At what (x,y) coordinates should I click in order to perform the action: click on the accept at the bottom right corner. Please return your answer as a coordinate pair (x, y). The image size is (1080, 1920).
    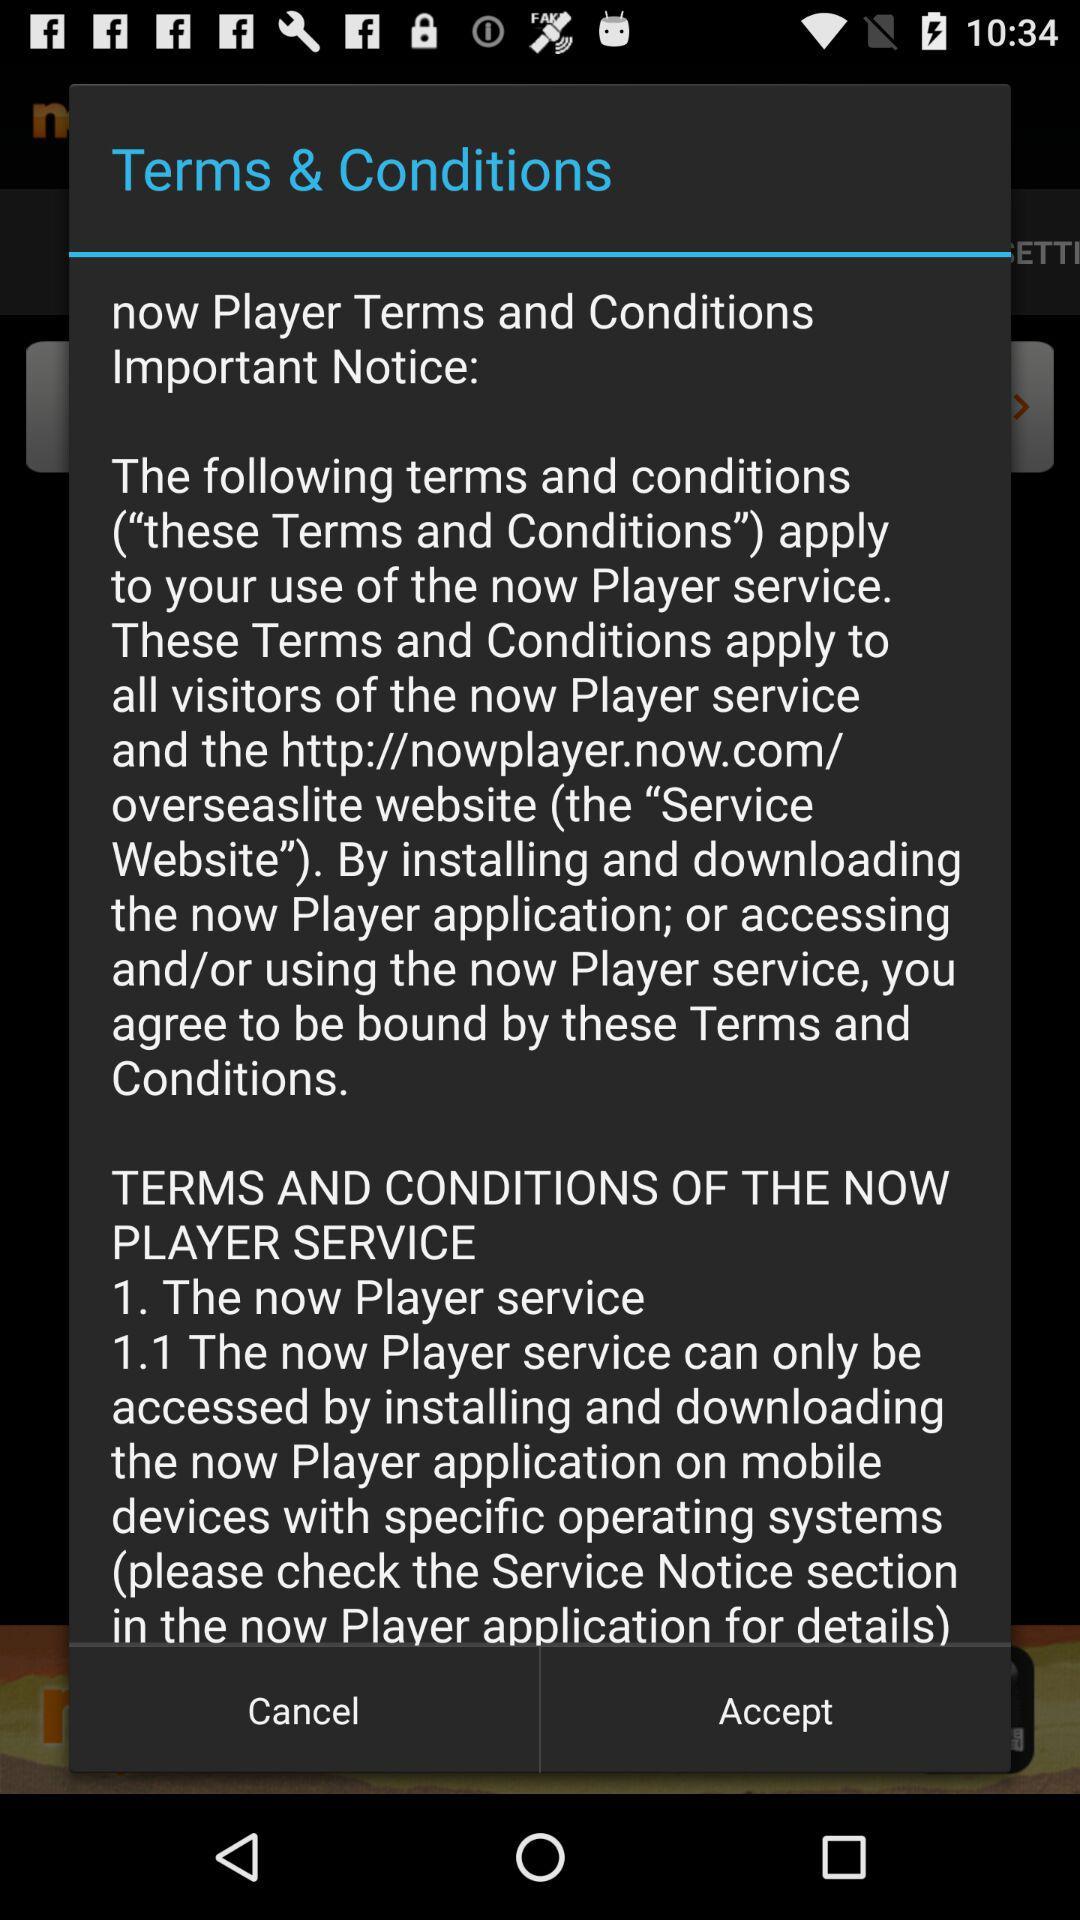
    Looking at the image, I should click on (774, 1708).